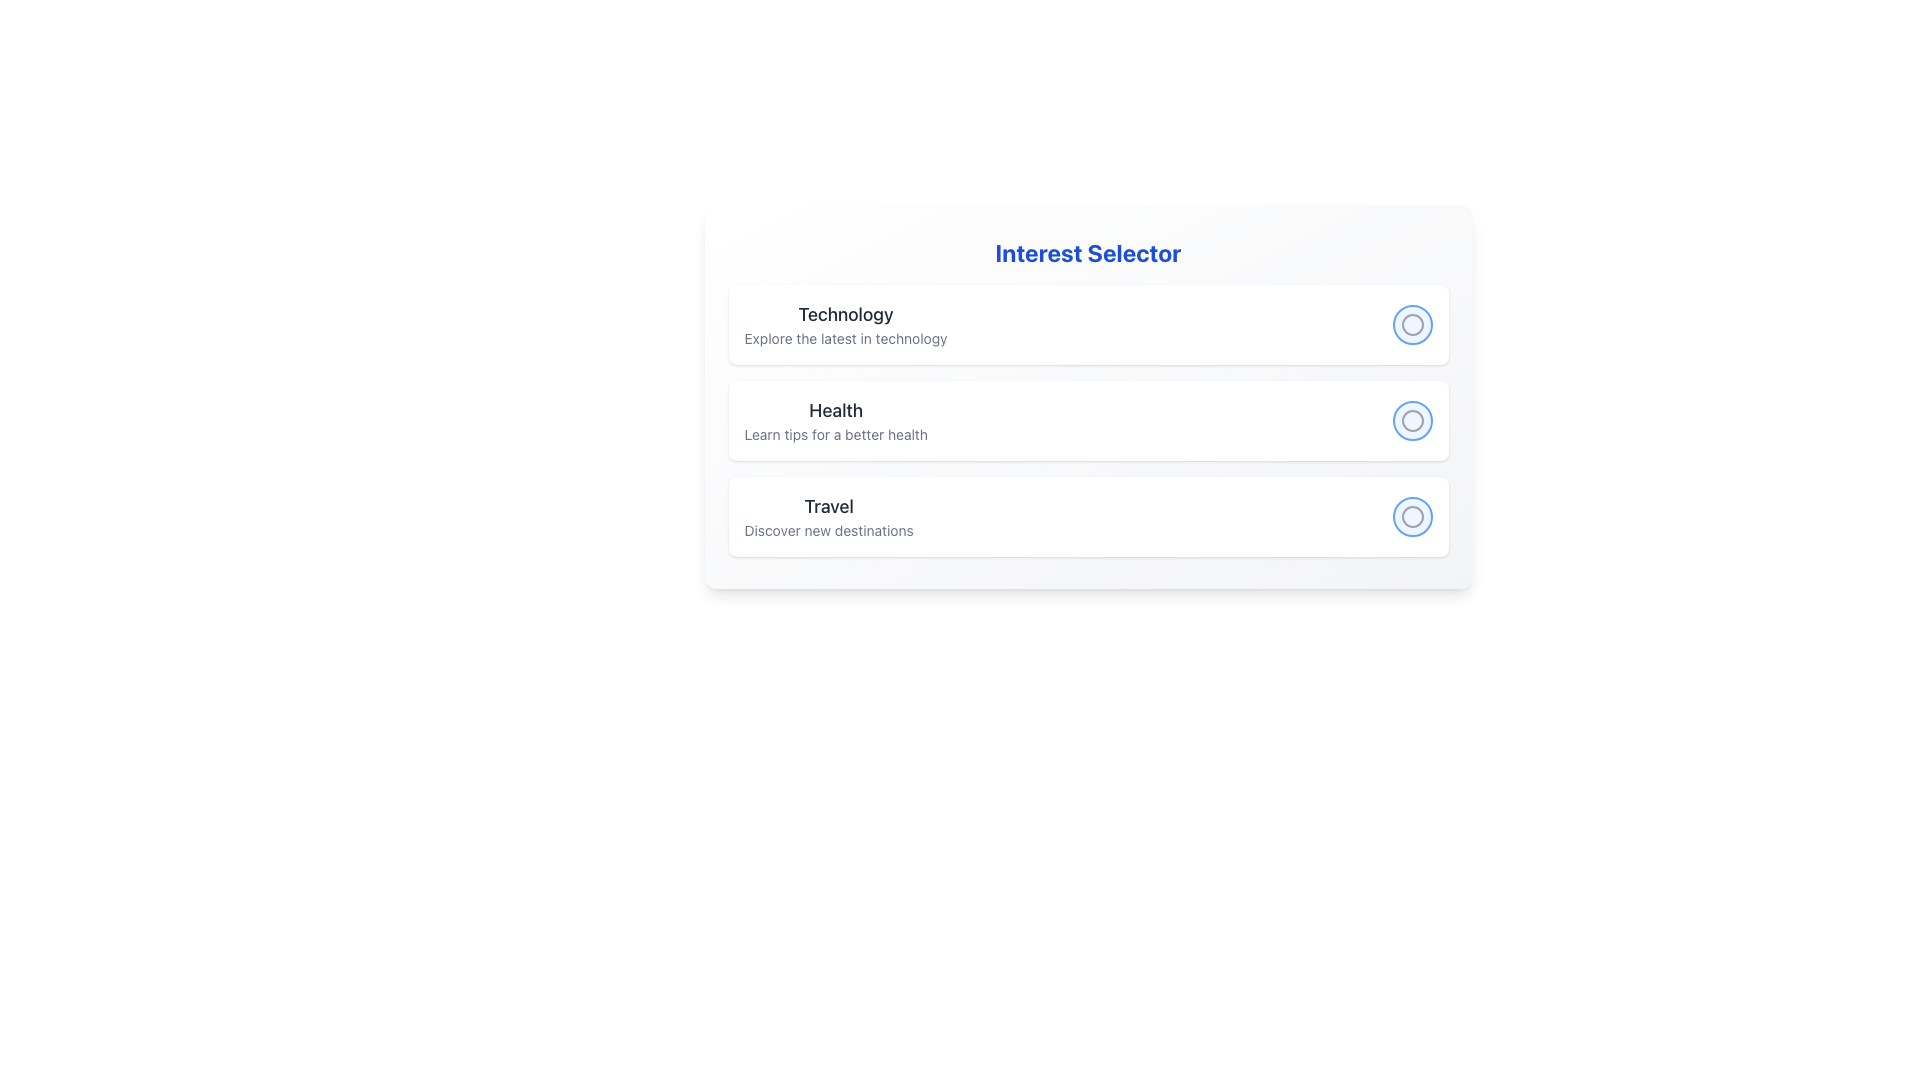  What do you see at coordinates (1087, 252) in the screenshot?
I see `the Text label that serves as the title for the section indicating the purpose of the component below, which is to select an interest` at bounding box center [1087, 252].